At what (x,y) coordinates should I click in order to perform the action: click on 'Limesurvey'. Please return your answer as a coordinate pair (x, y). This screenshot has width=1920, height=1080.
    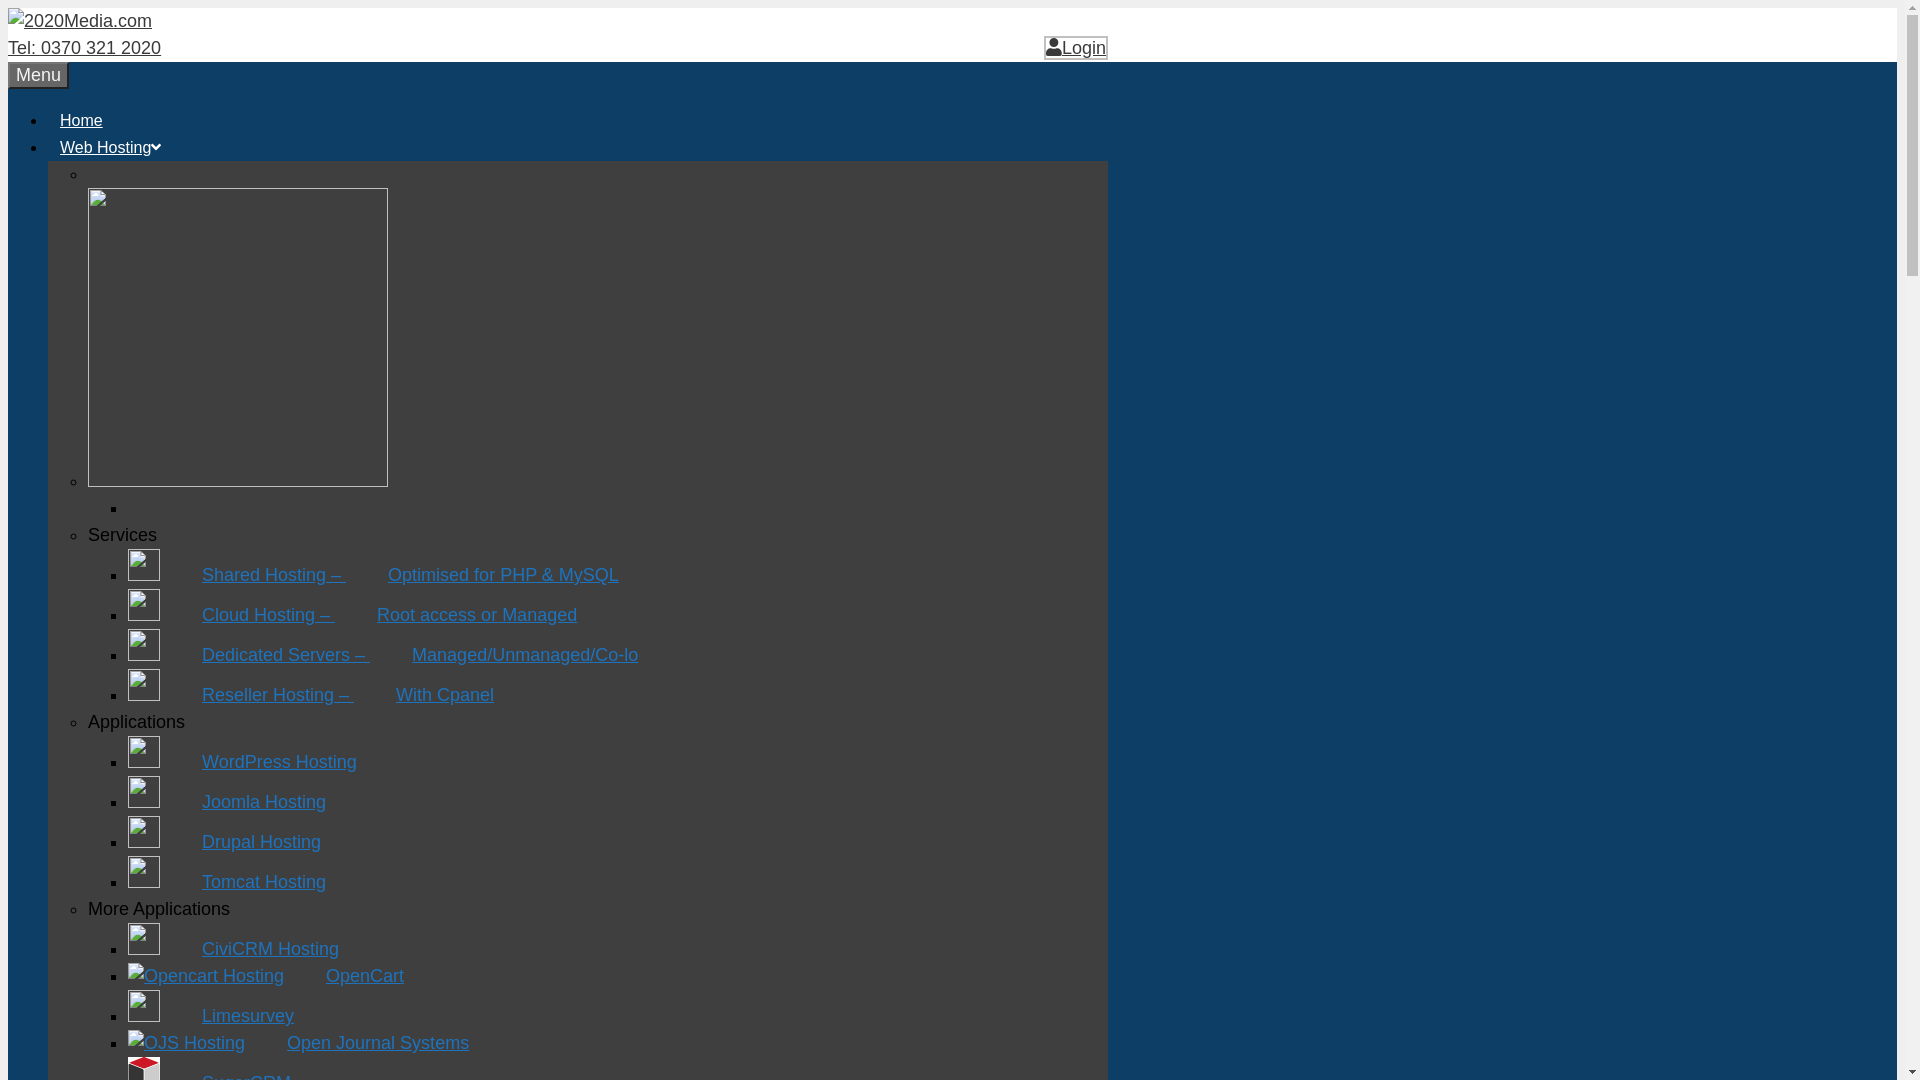
    Looking at the image, I should click on (127, 1015).